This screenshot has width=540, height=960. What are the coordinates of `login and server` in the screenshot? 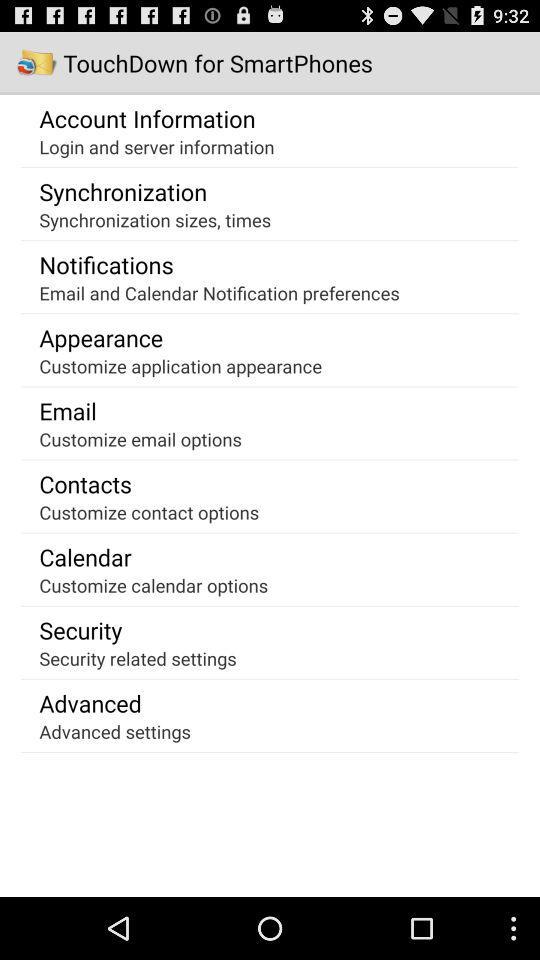 It's located at (155, 145).